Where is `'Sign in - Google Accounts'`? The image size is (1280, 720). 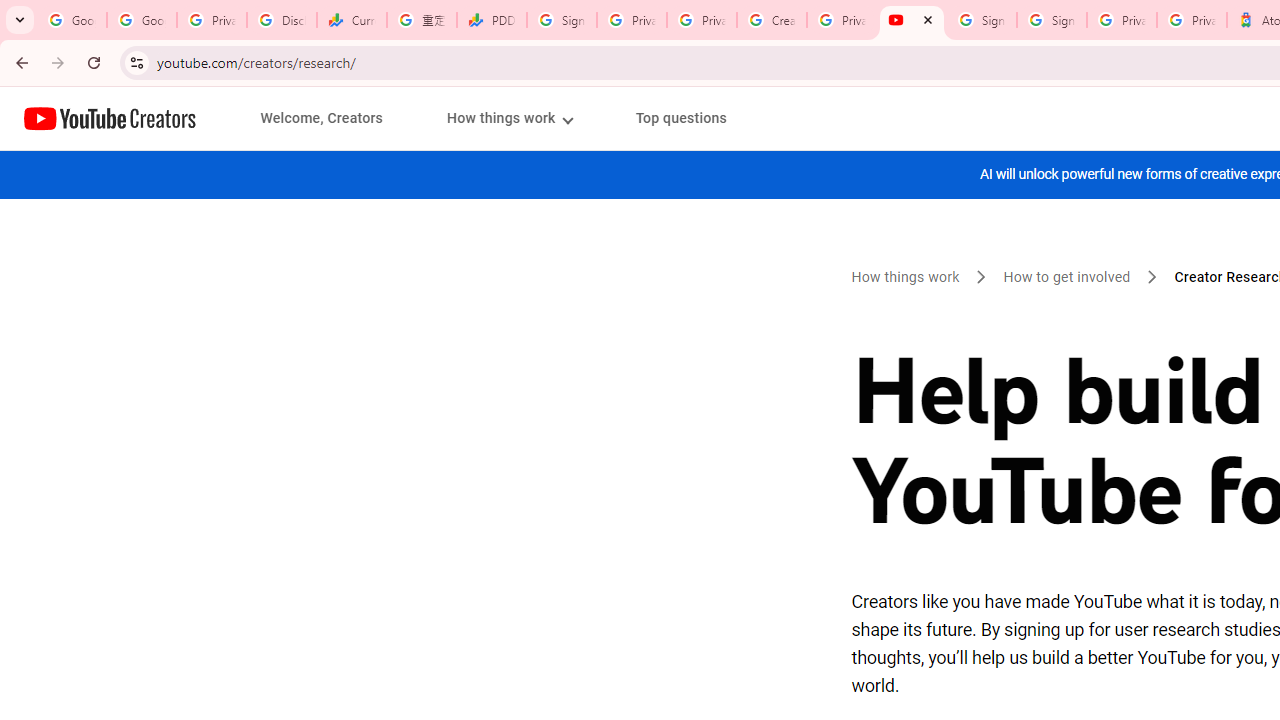
'Sign in - Google Accounts' is located at coordinates (1051, 20).